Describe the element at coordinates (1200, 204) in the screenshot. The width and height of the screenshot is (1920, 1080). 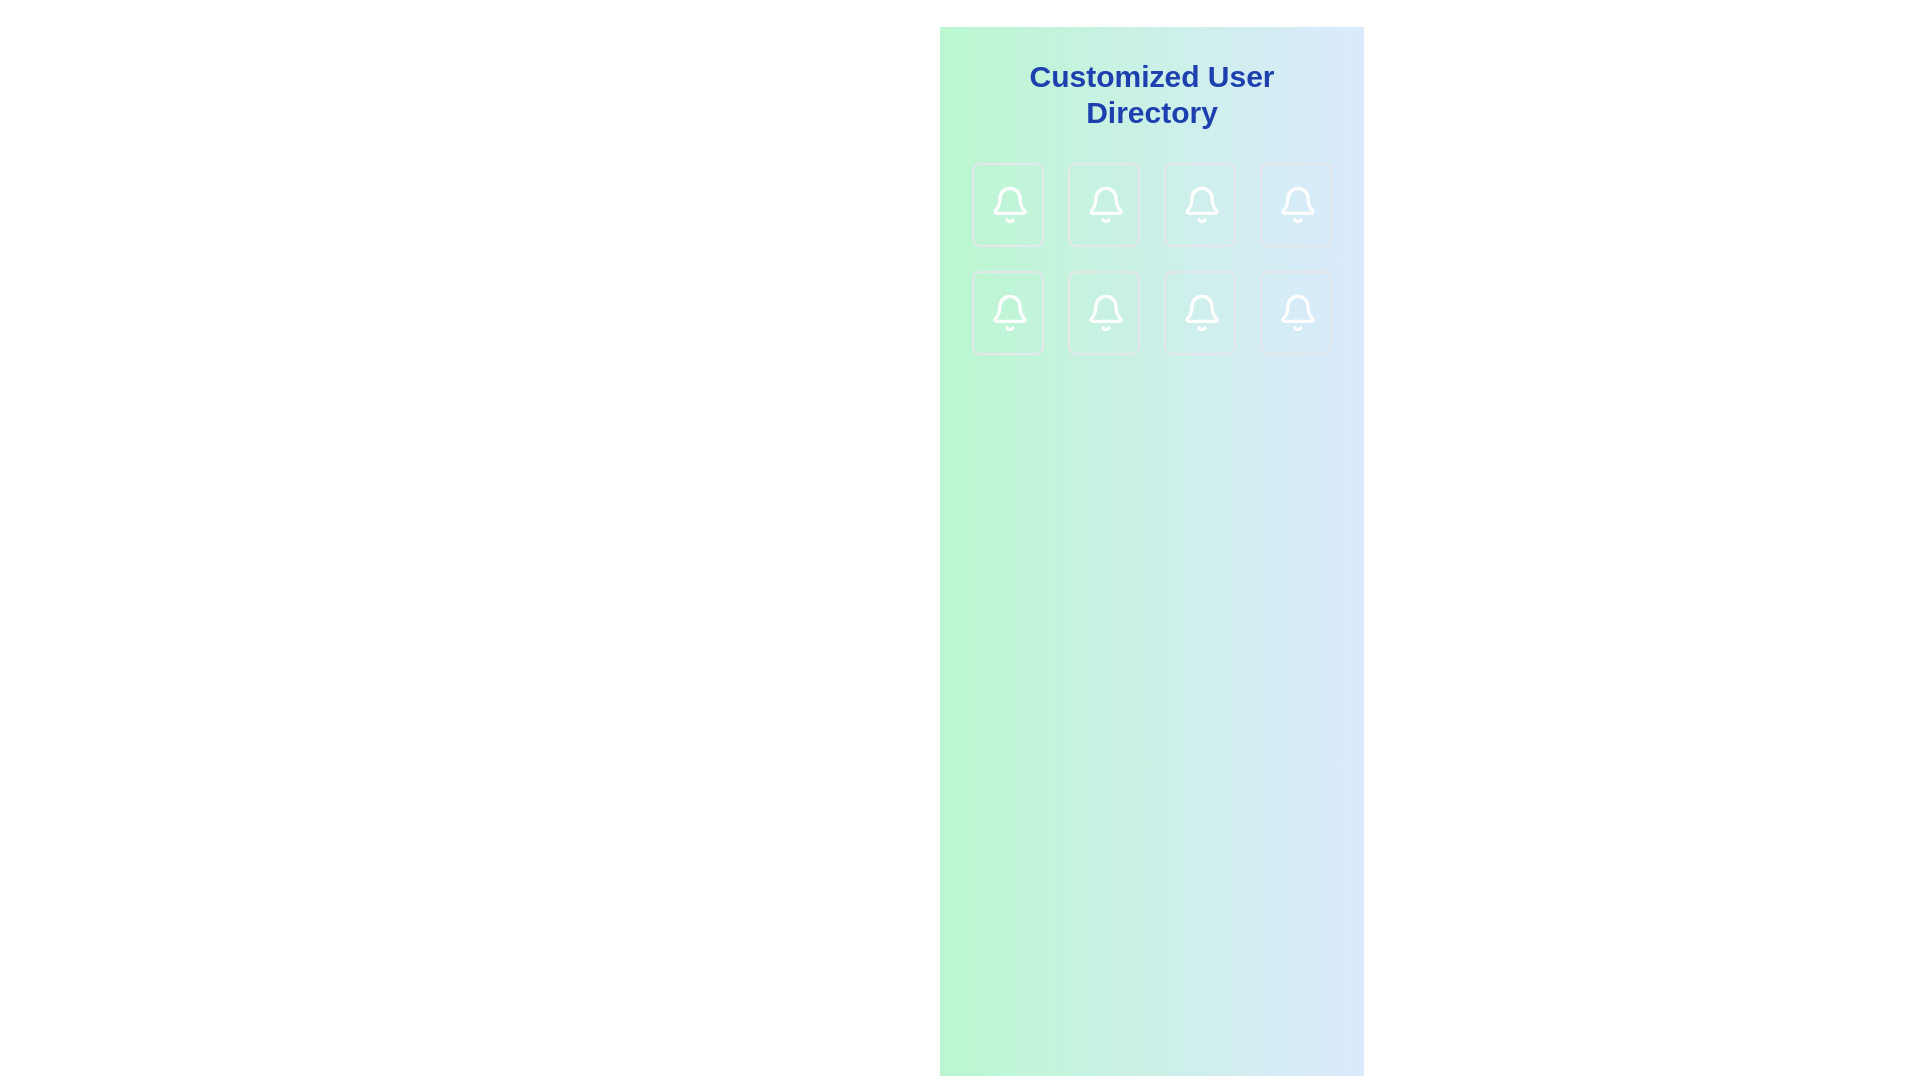
I see `the bell icon button in the top row, third column` at that location.